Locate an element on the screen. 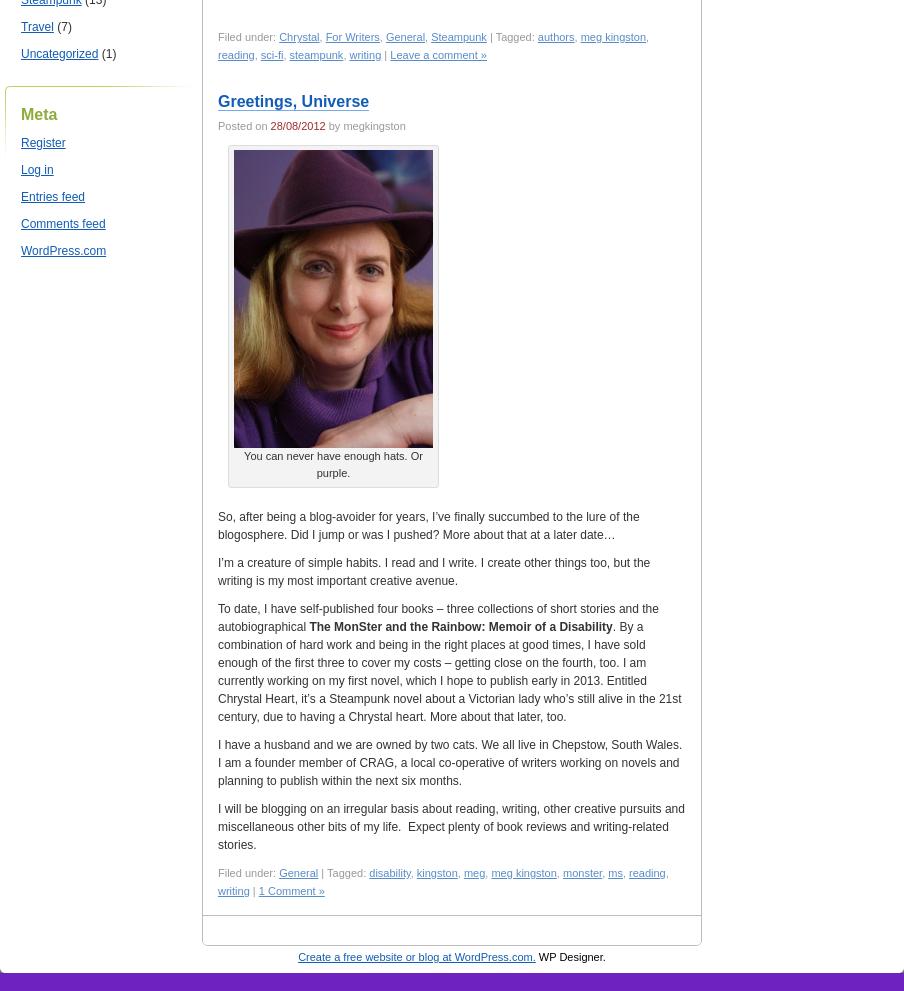 The height and width of the screenshot is (991, 904). 'Leave a comment »' is located at coordinates (437, 55).